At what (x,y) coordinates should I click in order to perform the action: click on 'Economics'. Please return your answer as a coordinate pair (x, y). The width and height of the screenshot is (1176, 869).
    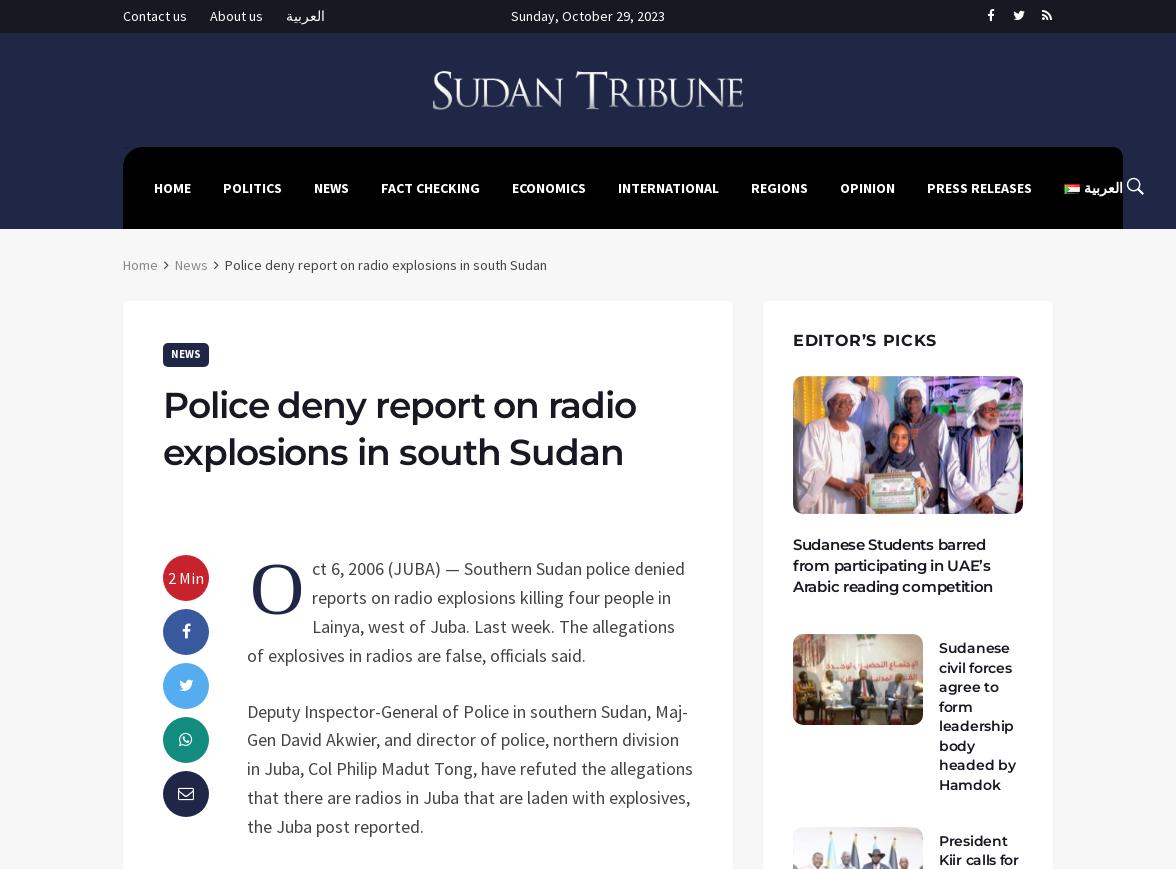
    Looking at the image, I should click on (548, 186).